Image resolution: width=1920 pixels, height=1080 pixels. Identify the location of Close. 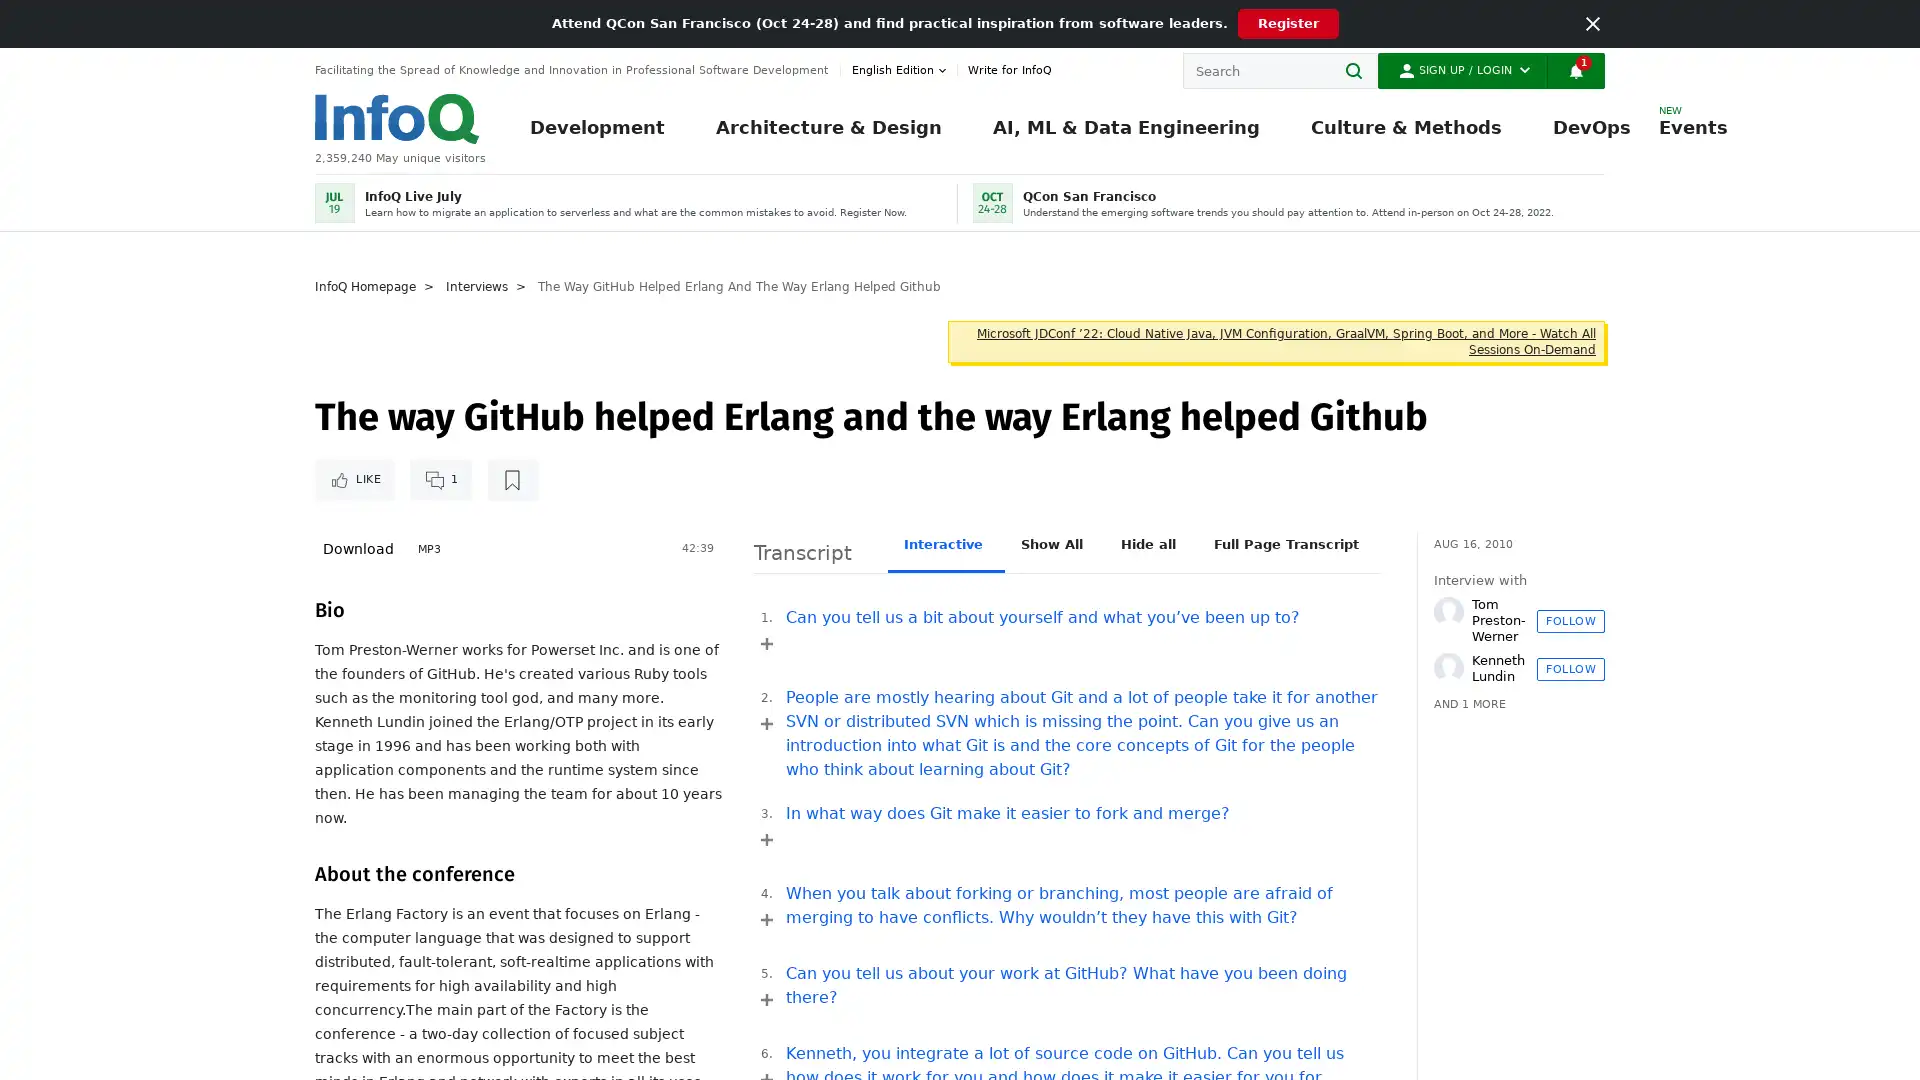
(1592, 23).